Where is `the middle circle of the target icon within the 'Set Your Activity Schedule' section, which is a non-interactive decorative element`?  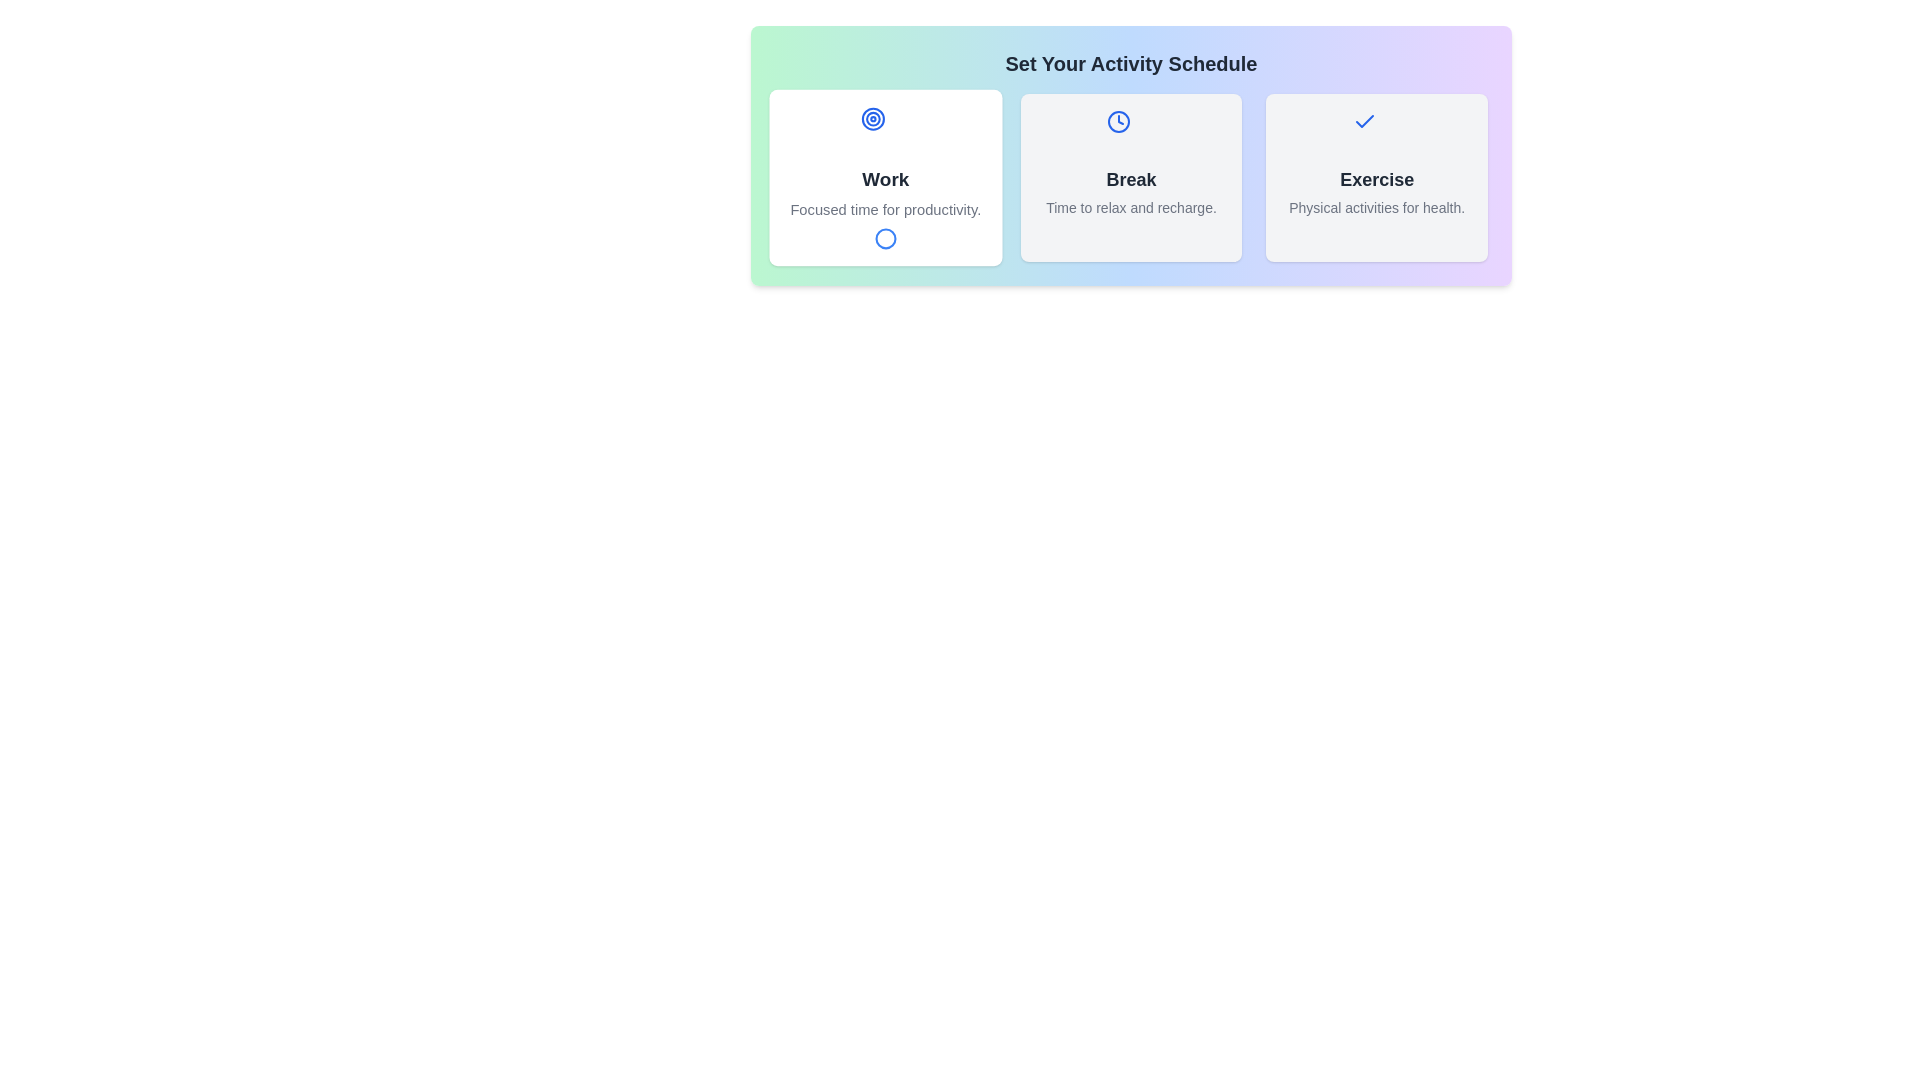 the middle circle of the target icon within the 'Set Your Activity Schedule' section, which is a non-interactive decorative element is located at coordinates (873, 119).